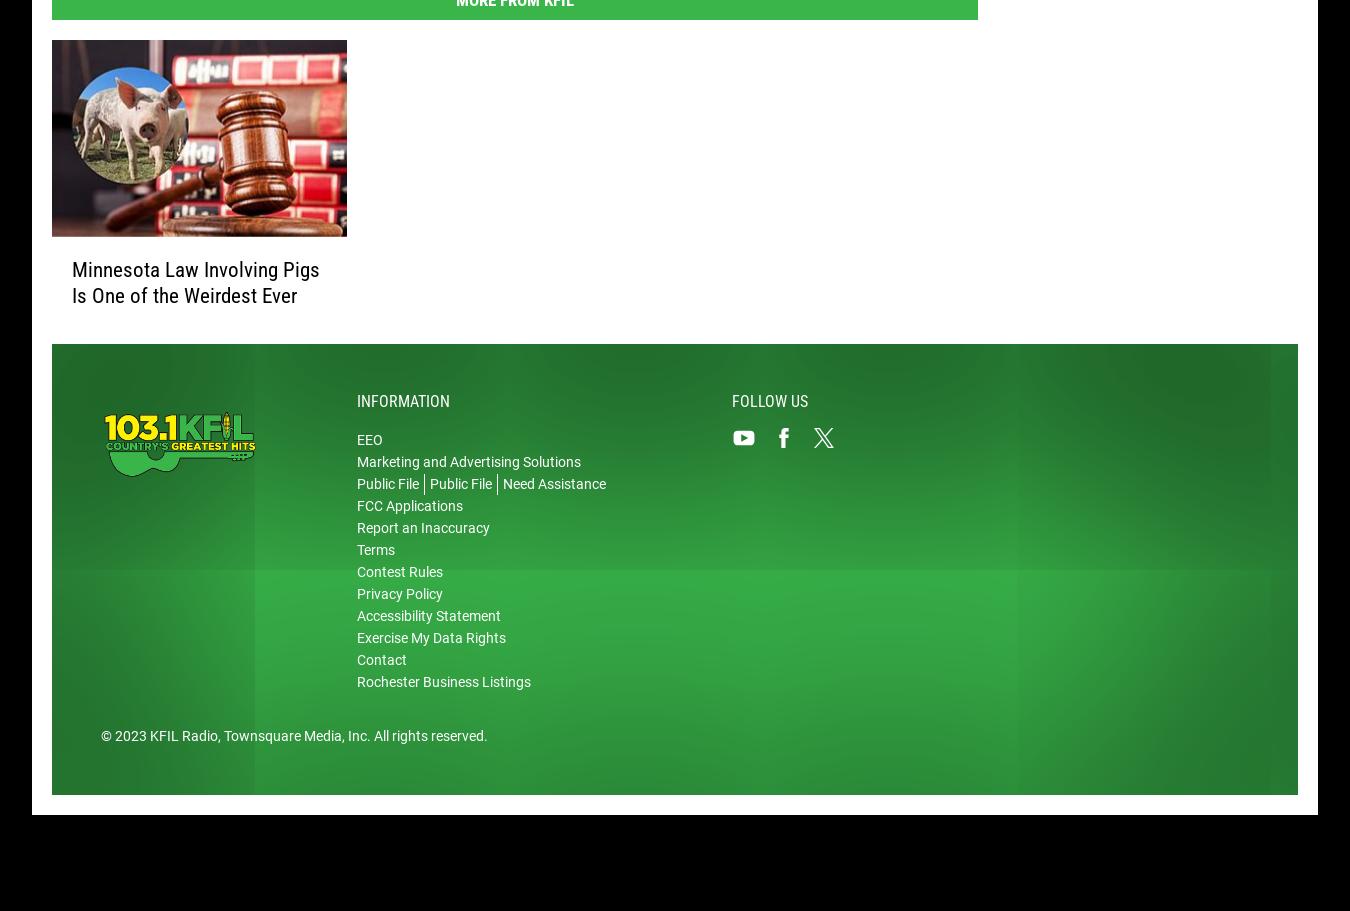  What do you see at coordinates (375, 551) in the screenshot?
I see `'Terms'` at bounding box center [375, 551].